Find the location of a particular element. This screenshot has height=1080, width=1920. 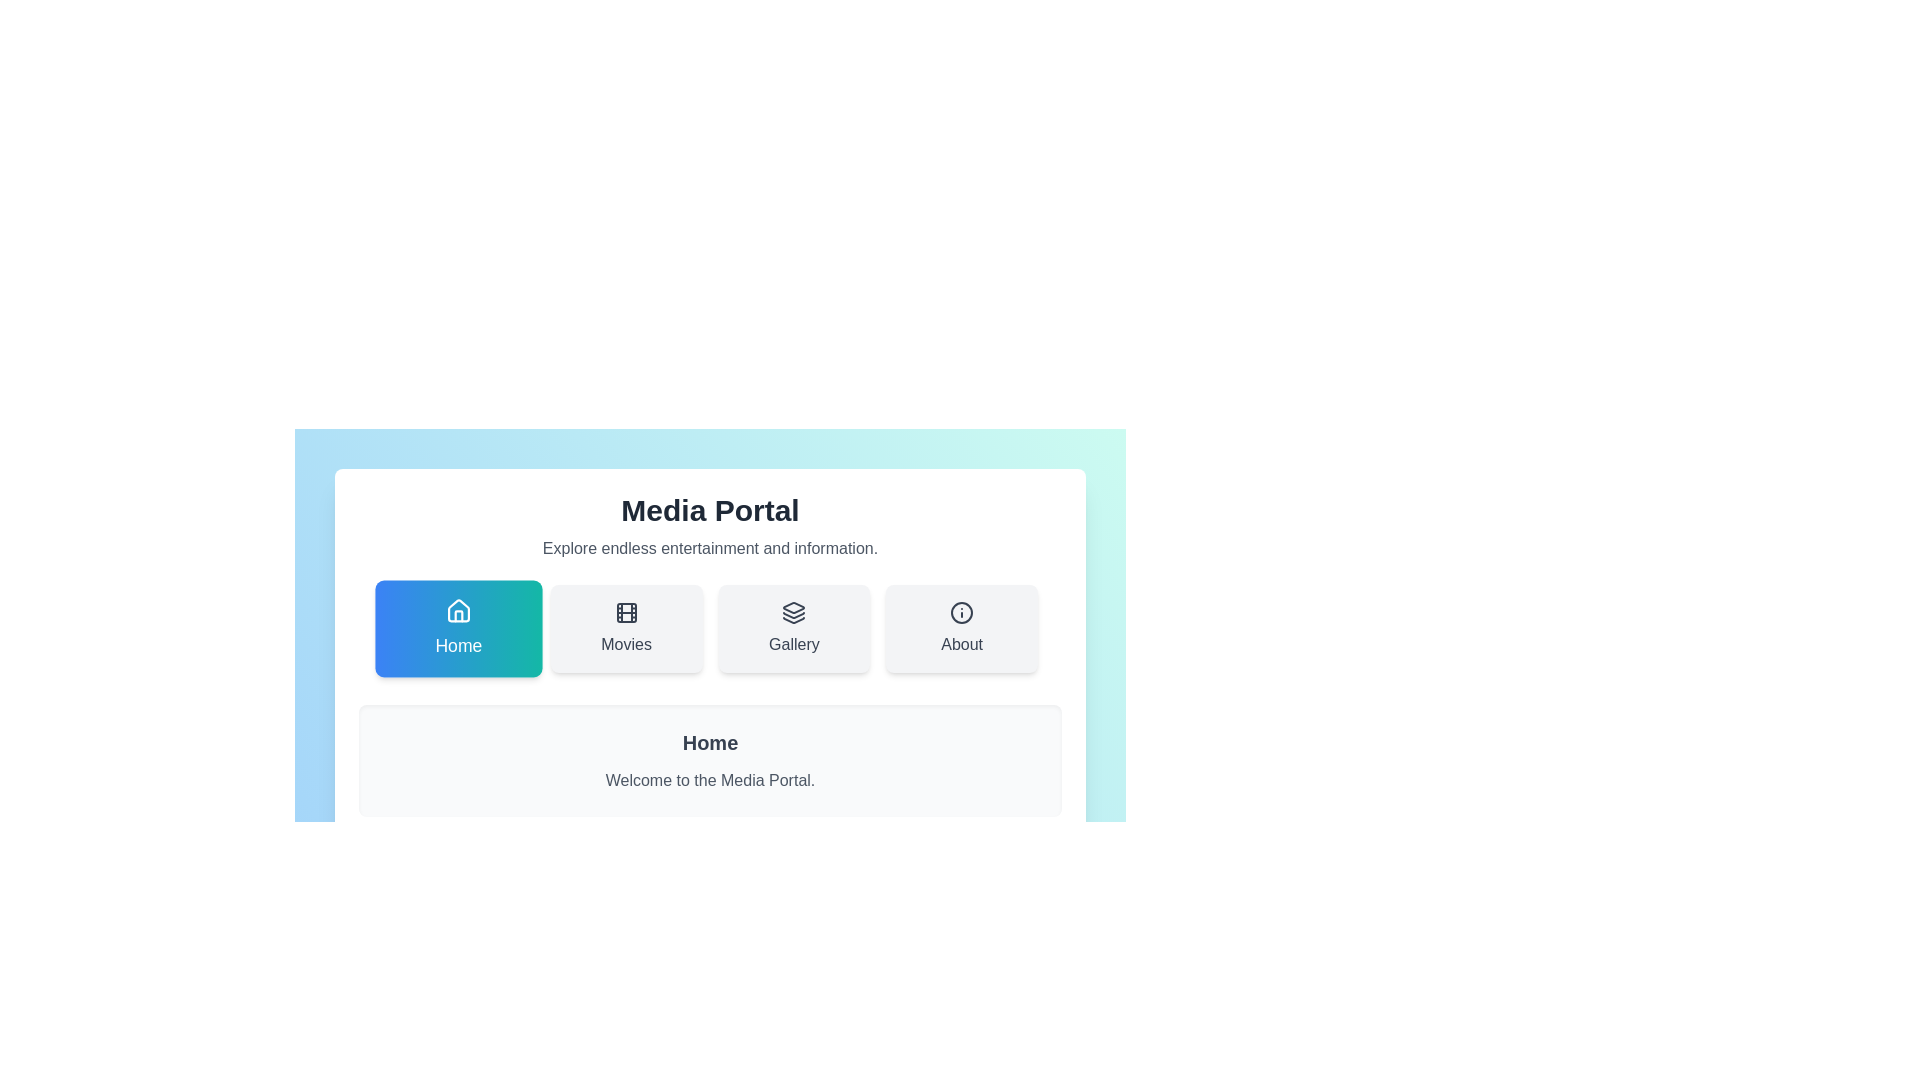

text of the bold, centered heading displaying 'Media Portal' located at the top of the main content area is located at coordinates (710, 509).